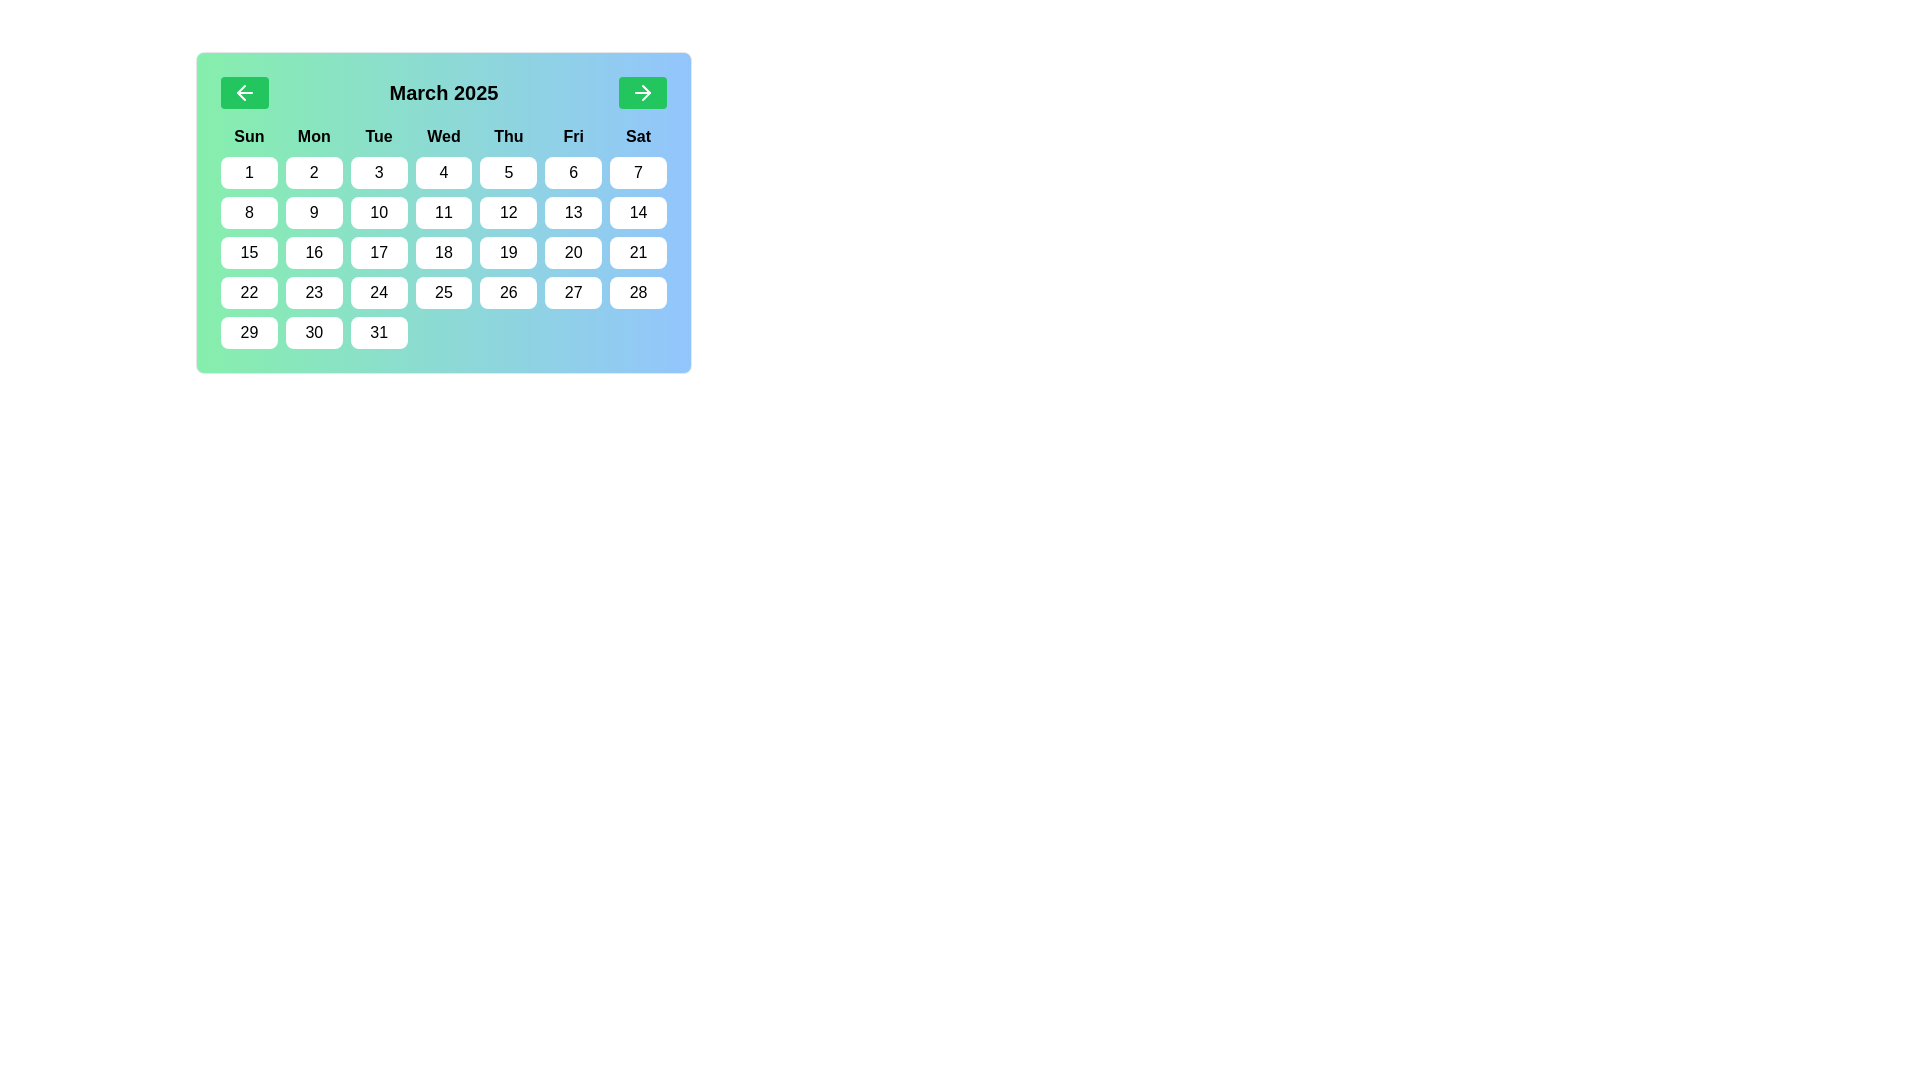 Image resolution: width=1920 pixels, height=1080 pixels. Describe the element at coordinates (248, 172) in the screenshot. I see `the rounded rectangular button with a white background and the number '1' centered in bold black text, which is the first element in the grid of dates under the 'Sun' column in the calendar, located at the top-left corner of the grid` at that location.